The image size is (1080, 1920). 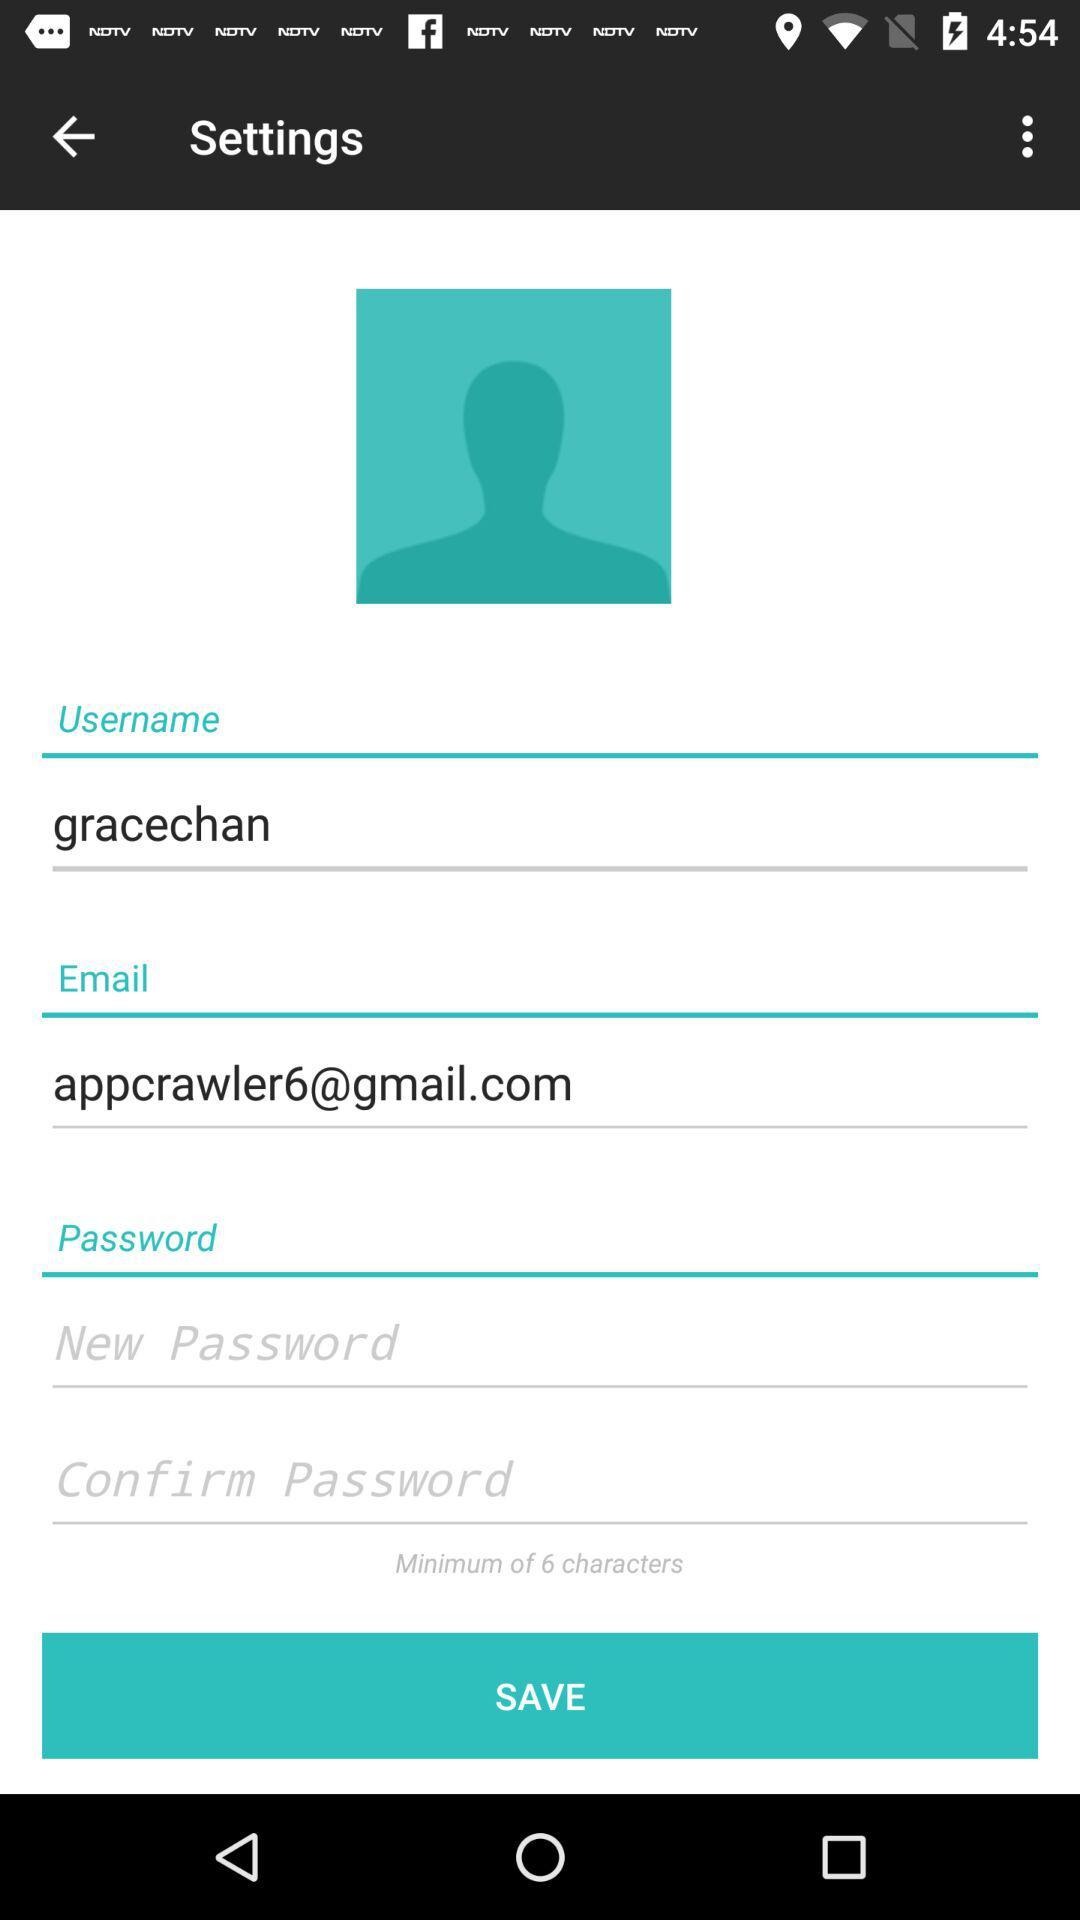 I want to click on the text field below username, so click(x=540, y=824).